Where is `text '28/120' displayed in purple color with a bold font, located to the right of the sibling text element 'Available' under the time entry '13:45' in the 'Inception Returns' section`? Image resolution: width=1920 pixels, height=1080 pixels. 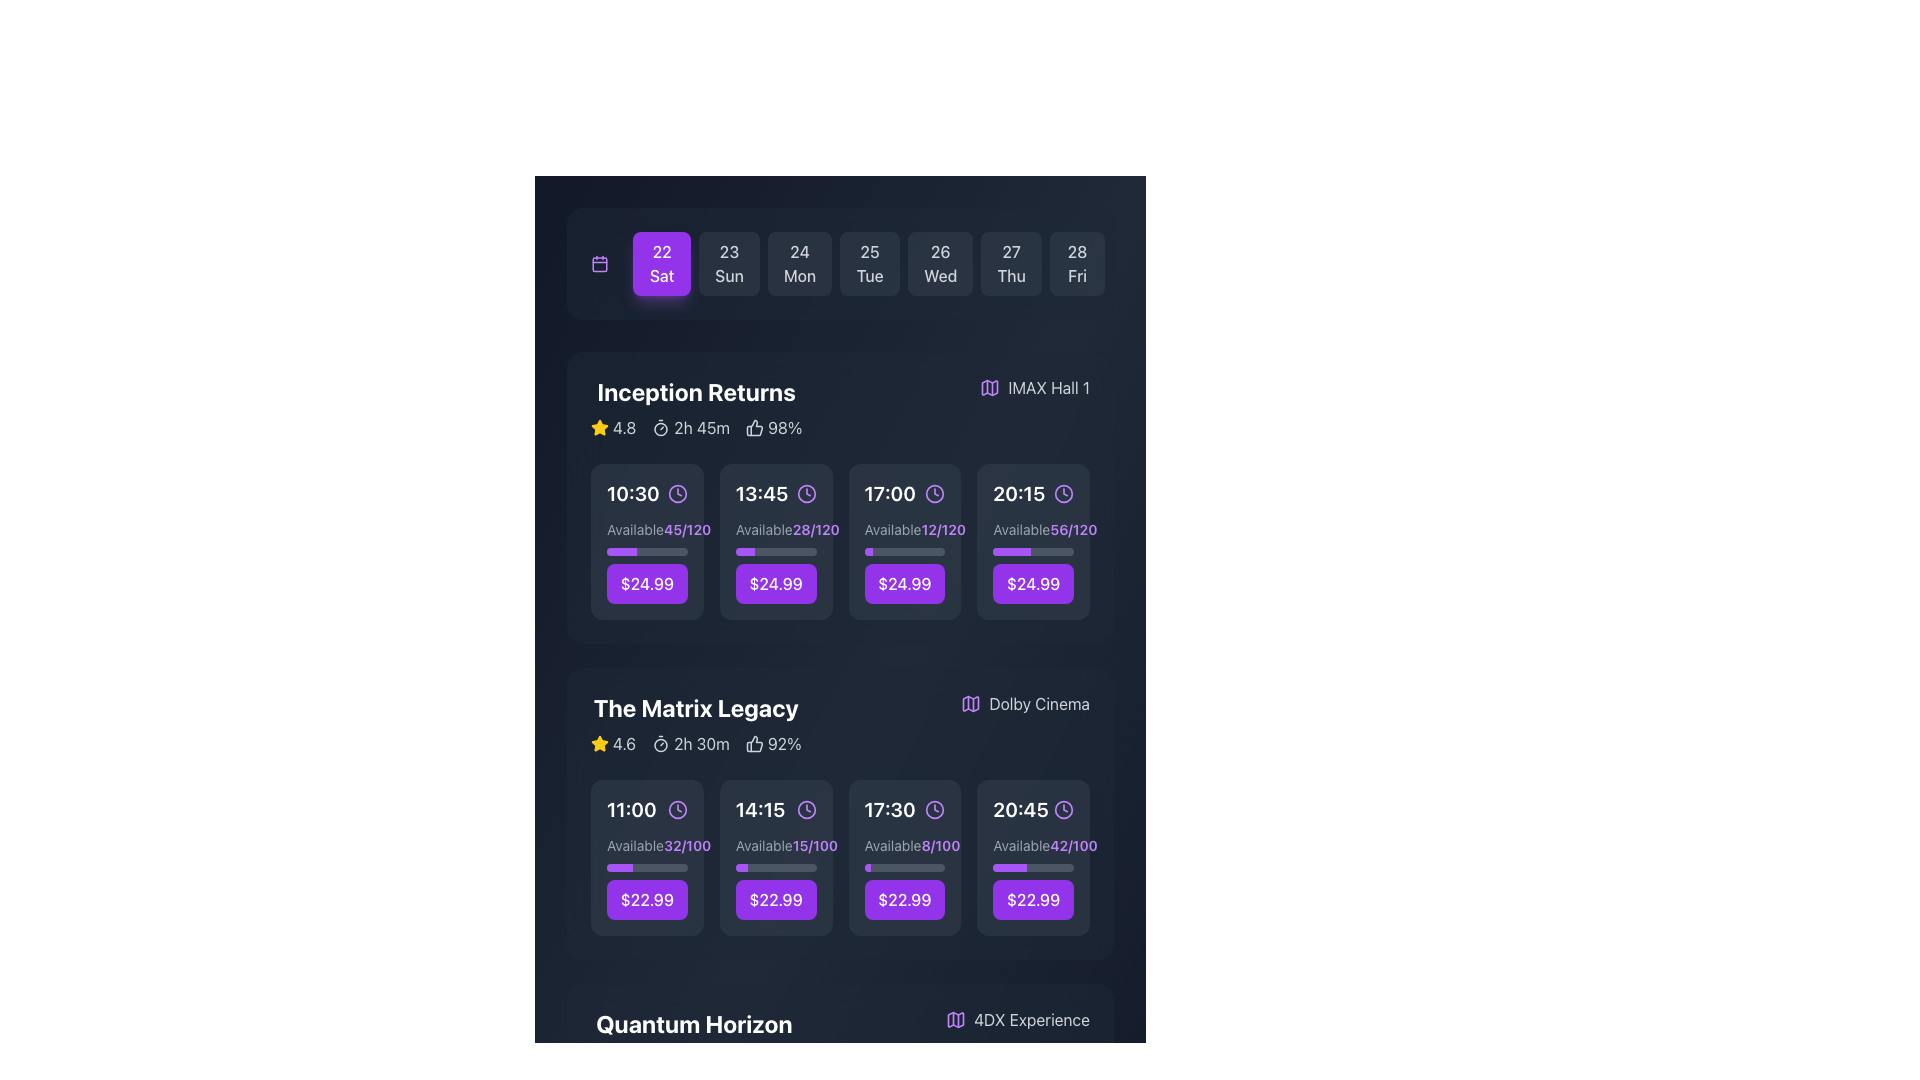 text '28/120' displayed in purple color with a bold font, located to the right of the sibling text element 'Available' under the time entry '13:45' in the 'Inception Returns' section is located at coordinates (816, 528).